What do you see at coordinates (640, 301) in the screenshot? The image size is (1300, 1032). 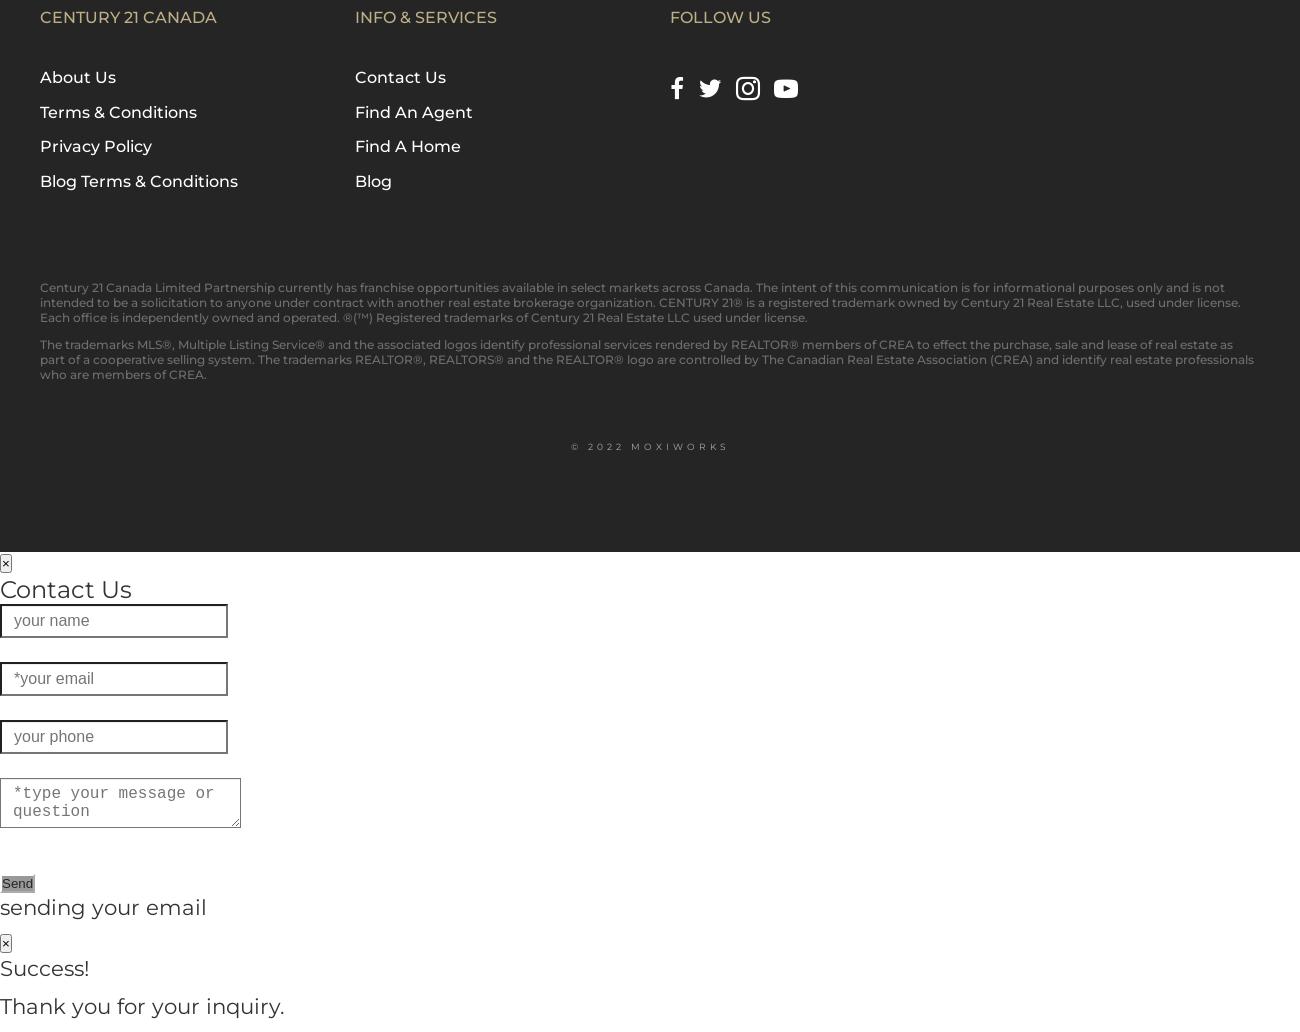 I see `'Century 21 Canada Limited Partnership currently has franchise opportunities available in select markets across Canada. The intent of this communication is for informational purposes only and is not intended to be a solicitation to anyone under contract with another real estate brokerage organization. CENTURY 21® is a registered trademark owned by Century 21 Real Estate LLC, used under license. Each office is independently owned and operated. ®(™) Registered trademarks of Century 21 Real Estate LLC used under license.'` at bounding box center [640, 301].